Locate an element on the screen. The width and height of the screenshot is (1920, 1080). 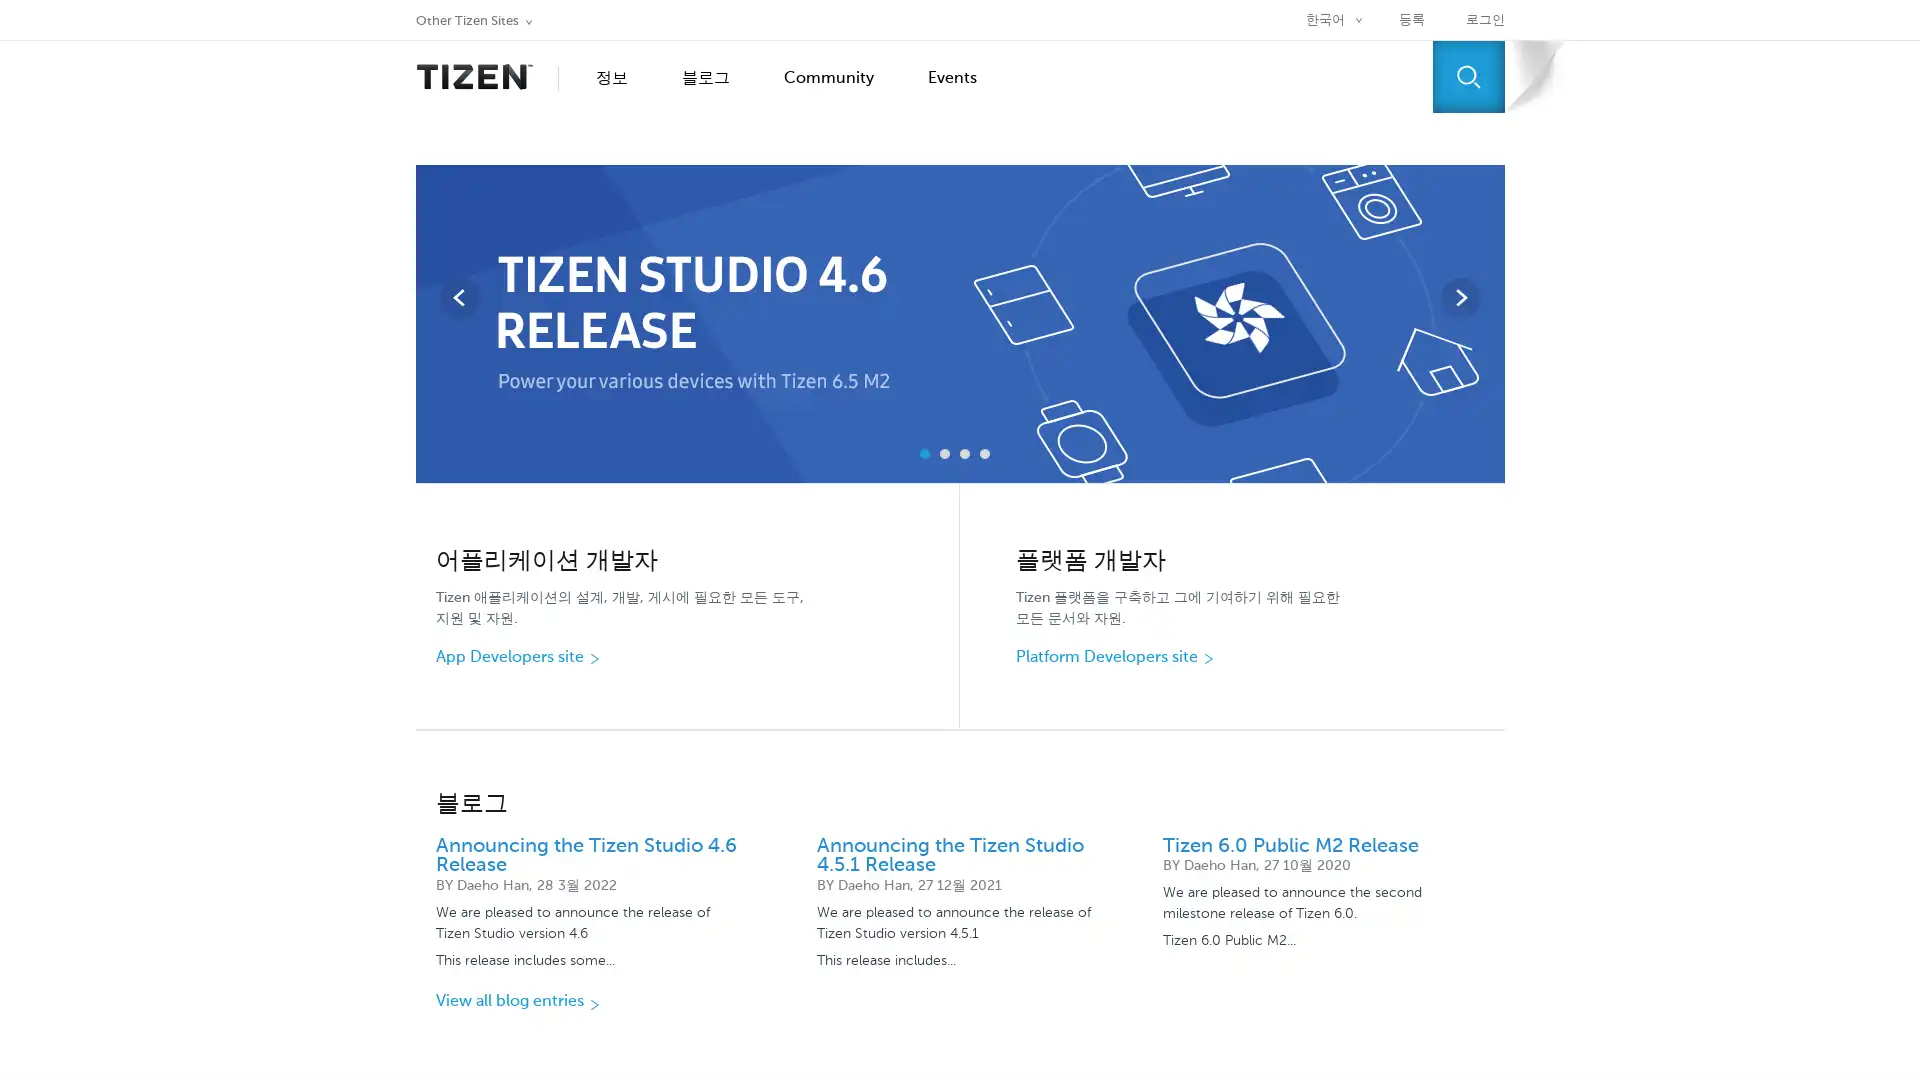
4 is located at coordinates (984, 454).